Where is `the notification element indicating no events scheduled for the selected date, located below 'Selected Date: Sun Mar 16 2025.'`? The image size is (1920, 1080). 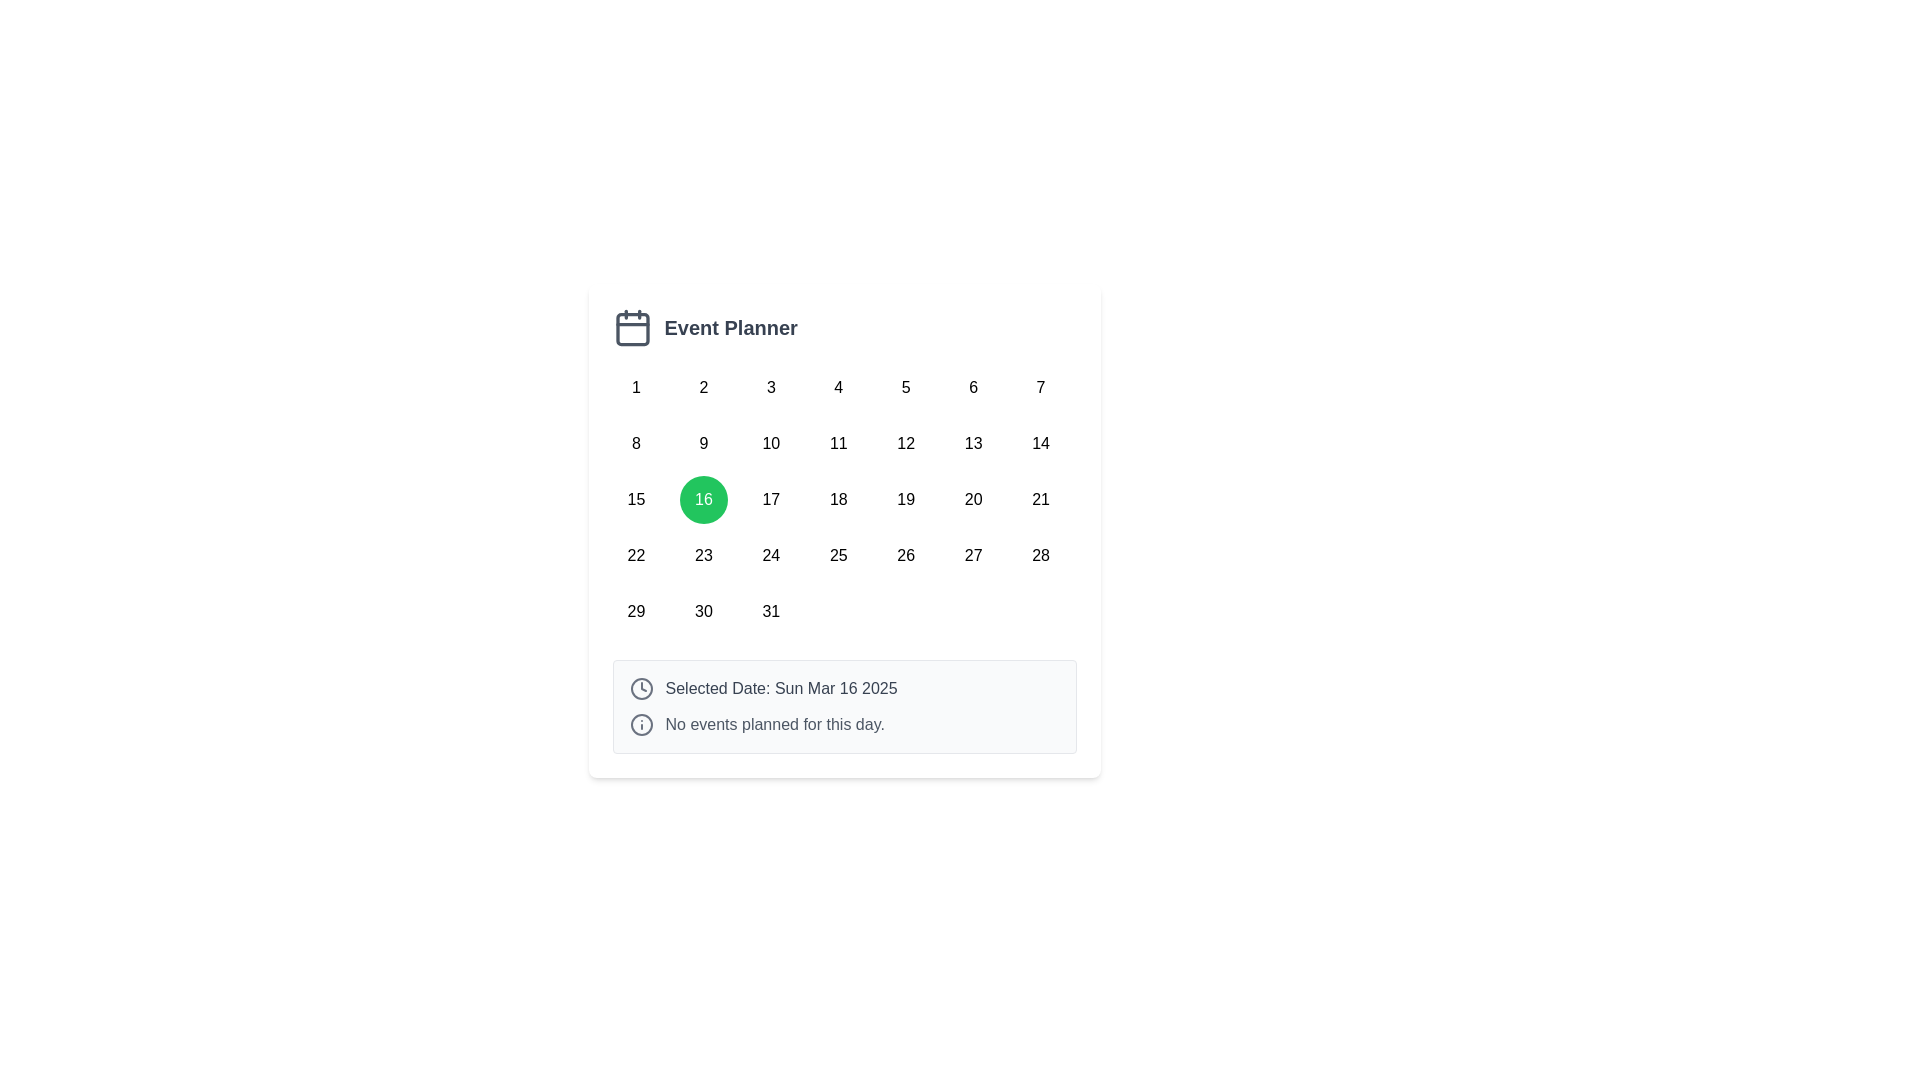 the notification element indicating no events scheduled for the selected date, located below 'Selected Date: Sun Mar 16 2025.' is located at coordinates (844, 725).